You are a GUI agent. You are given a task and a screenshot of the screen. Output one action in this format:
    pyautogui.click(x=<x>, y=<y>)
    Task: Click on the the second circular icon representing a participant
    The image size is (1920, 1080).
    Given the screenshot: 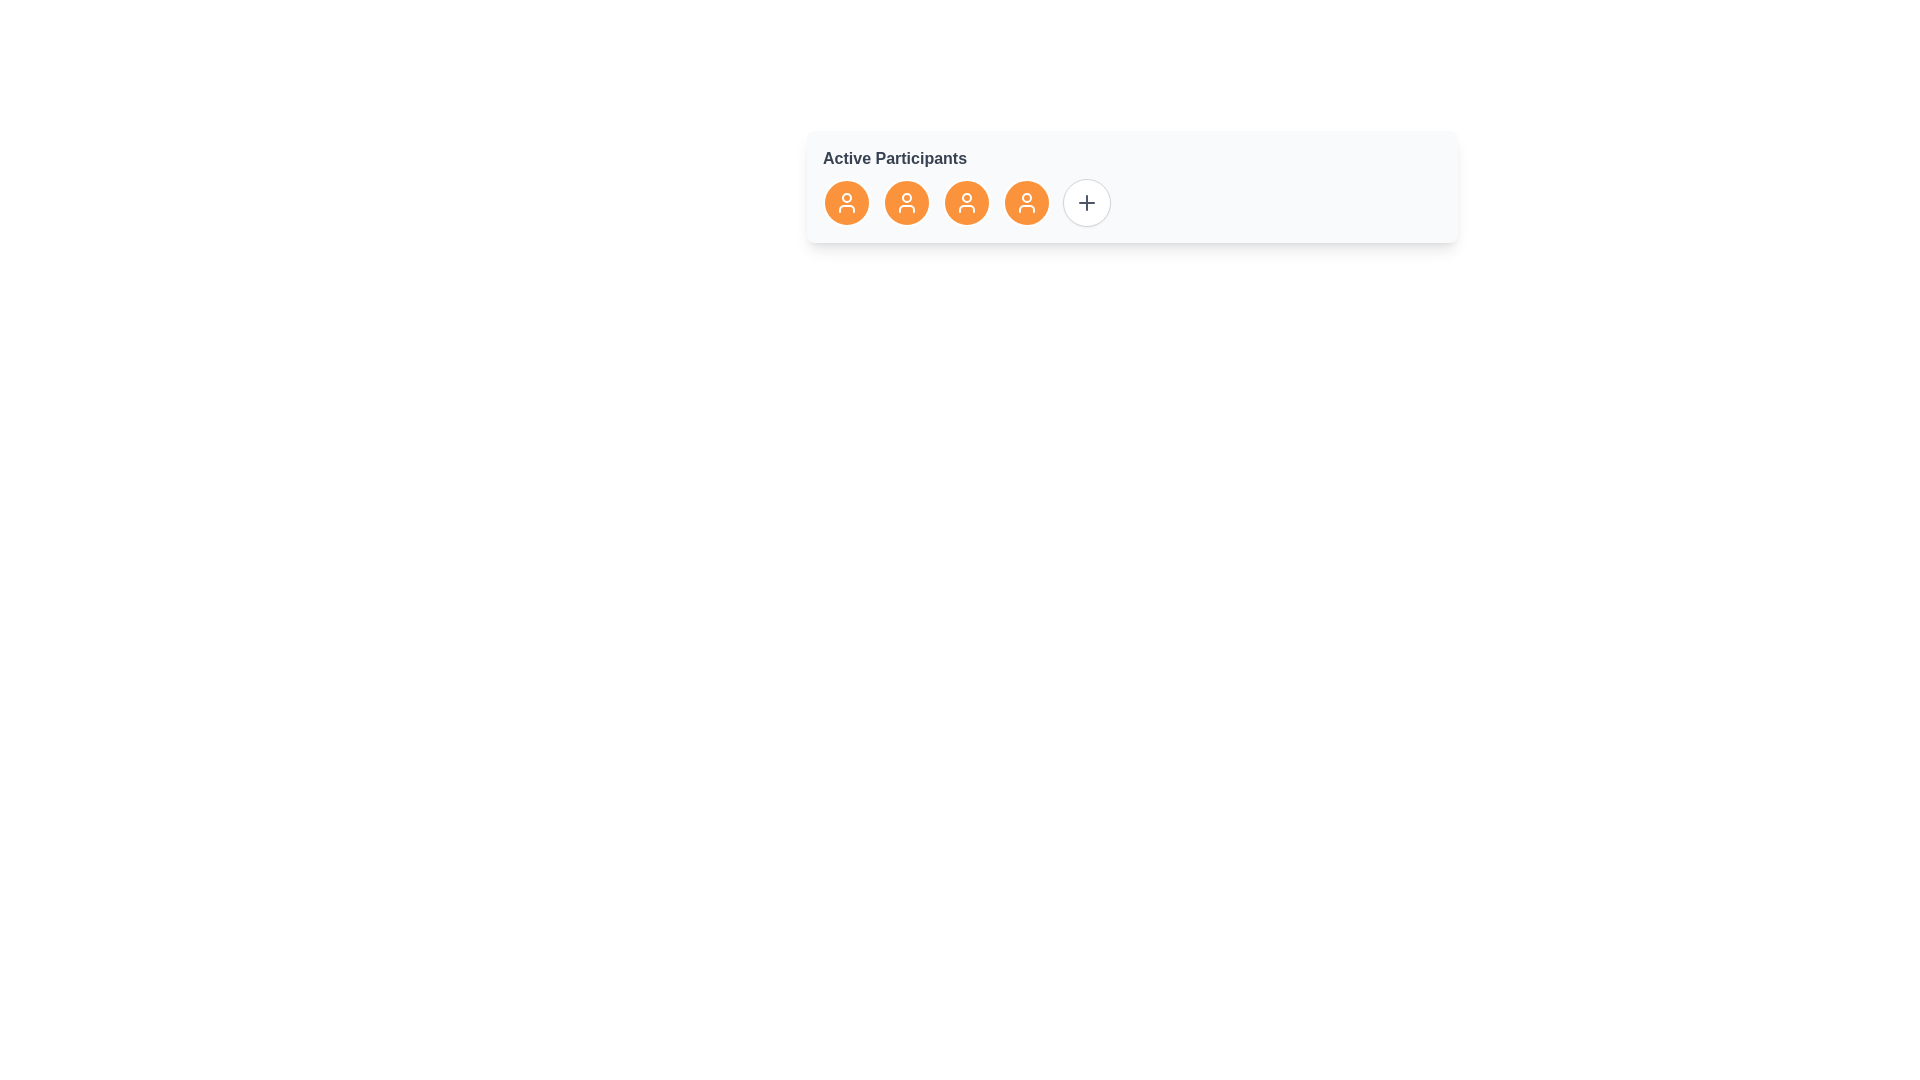 What is the action you would take?
    pyautogui.click(x=906, y=203)
    